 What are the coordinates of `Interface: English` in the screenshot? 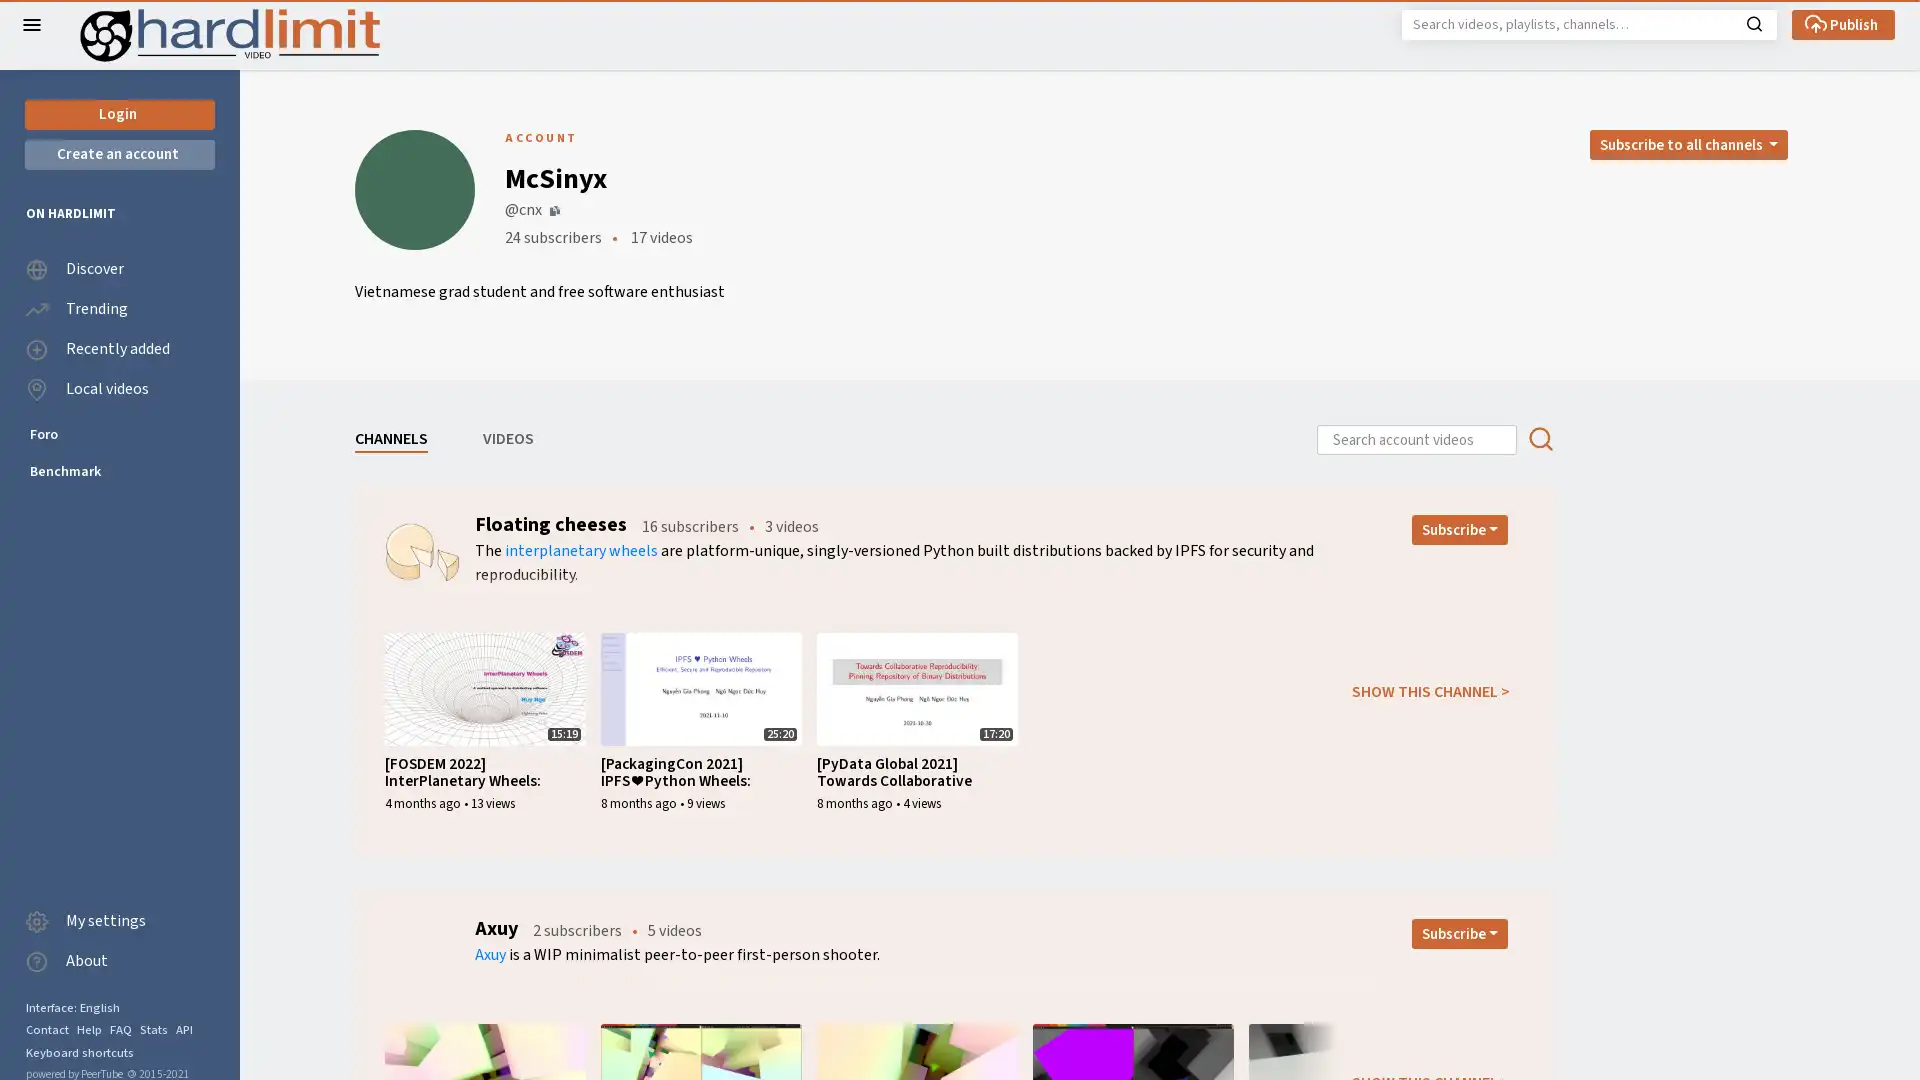 It's located at (72, 1007).